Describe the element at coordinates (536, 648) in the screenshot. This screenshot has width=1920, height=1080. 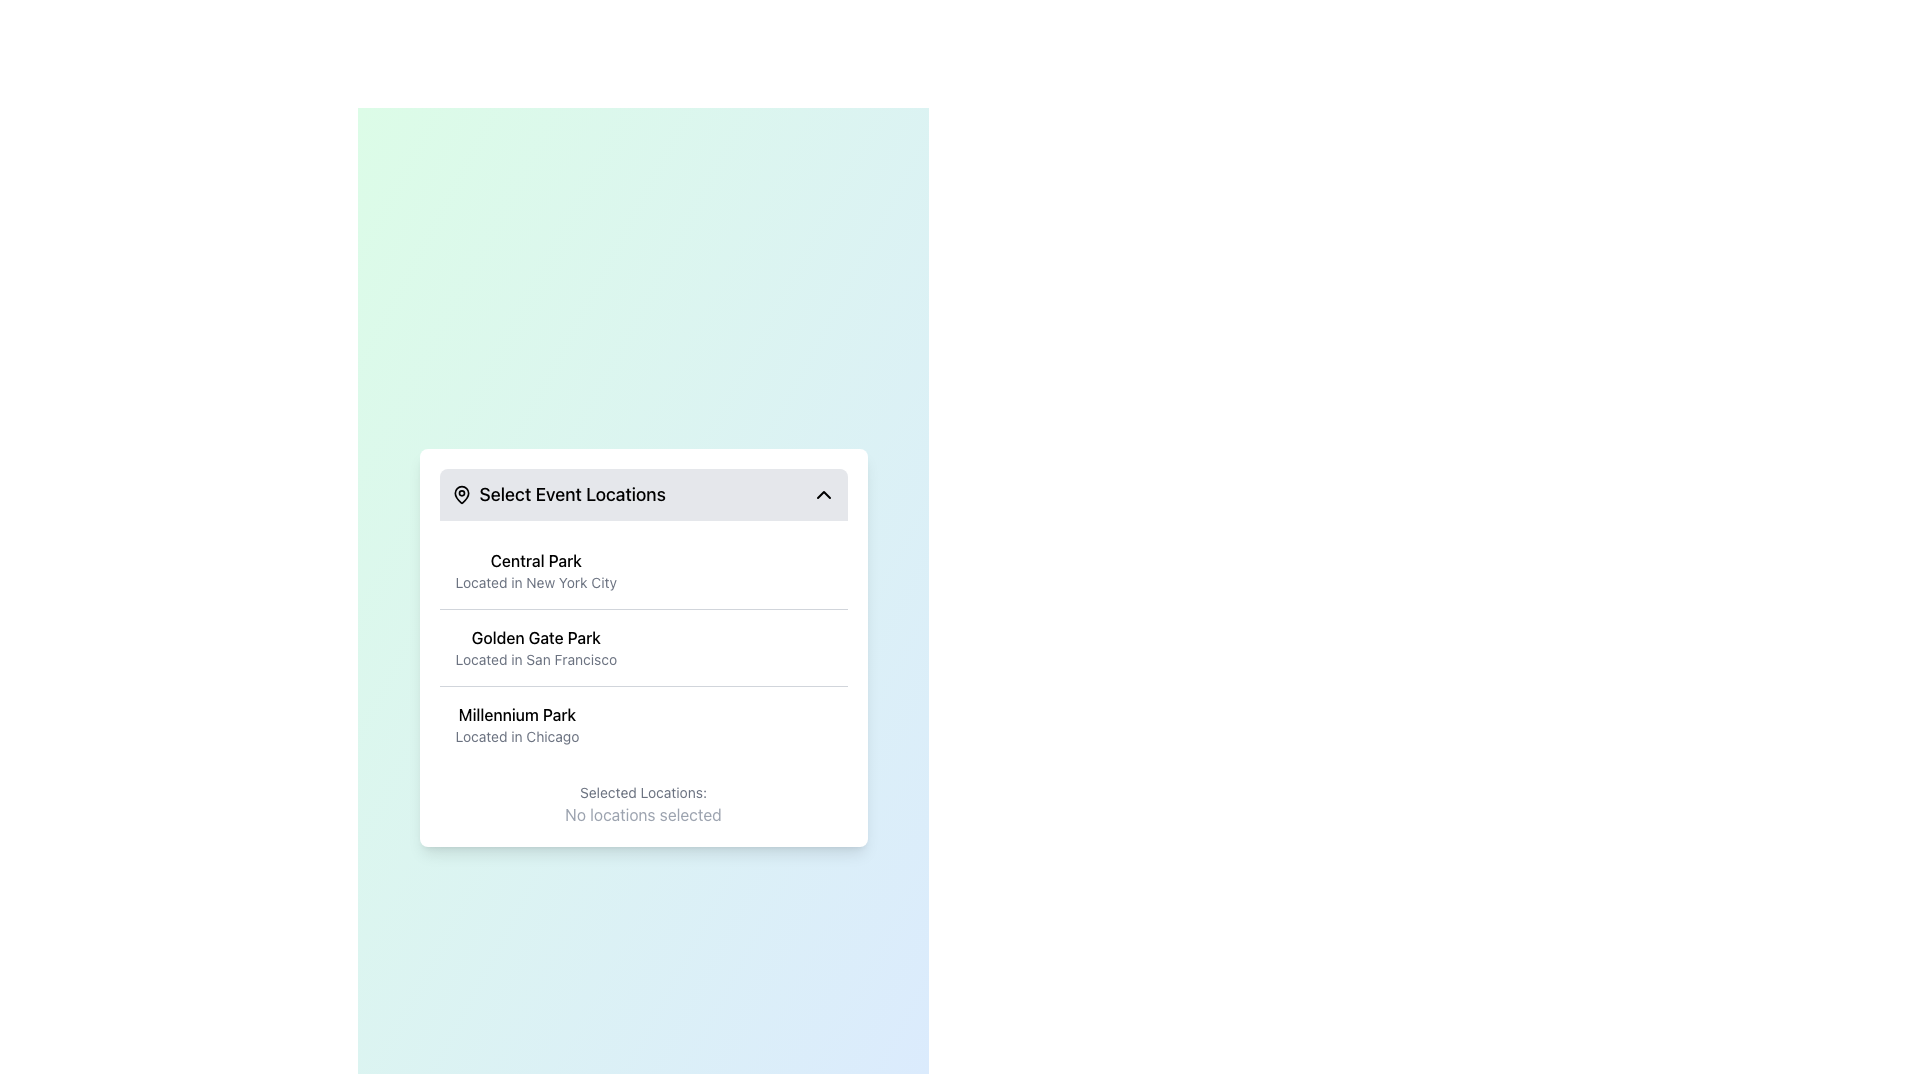
I see `to select the list item for 'Golden Gate Park', which is the second entry in the list of event locations, positioned centrally in the dialog box` at that location.